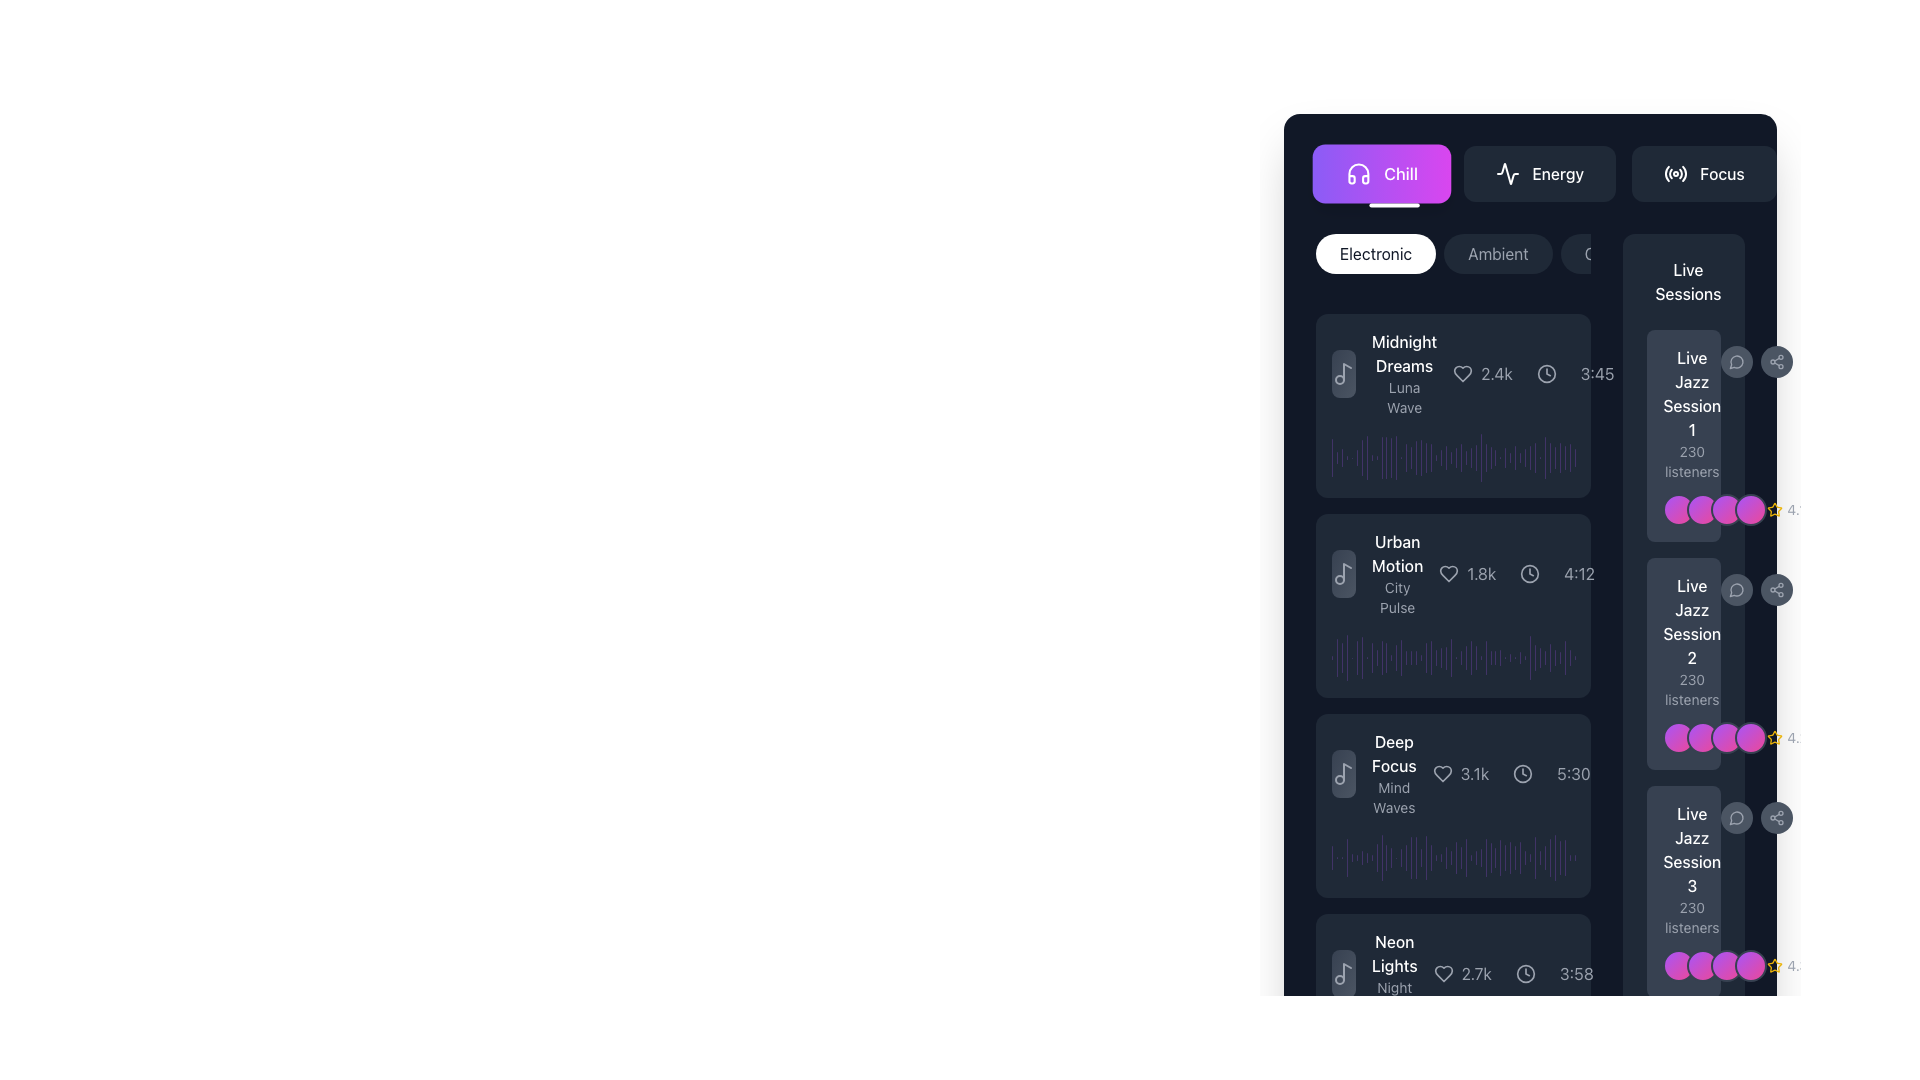 Image resolution: width=1920 pixels, height=1080 pixels. I want to click on the 49th bar in the vertical stack of the bar chart component located near the right side of the interface, so click(1554, 1056).